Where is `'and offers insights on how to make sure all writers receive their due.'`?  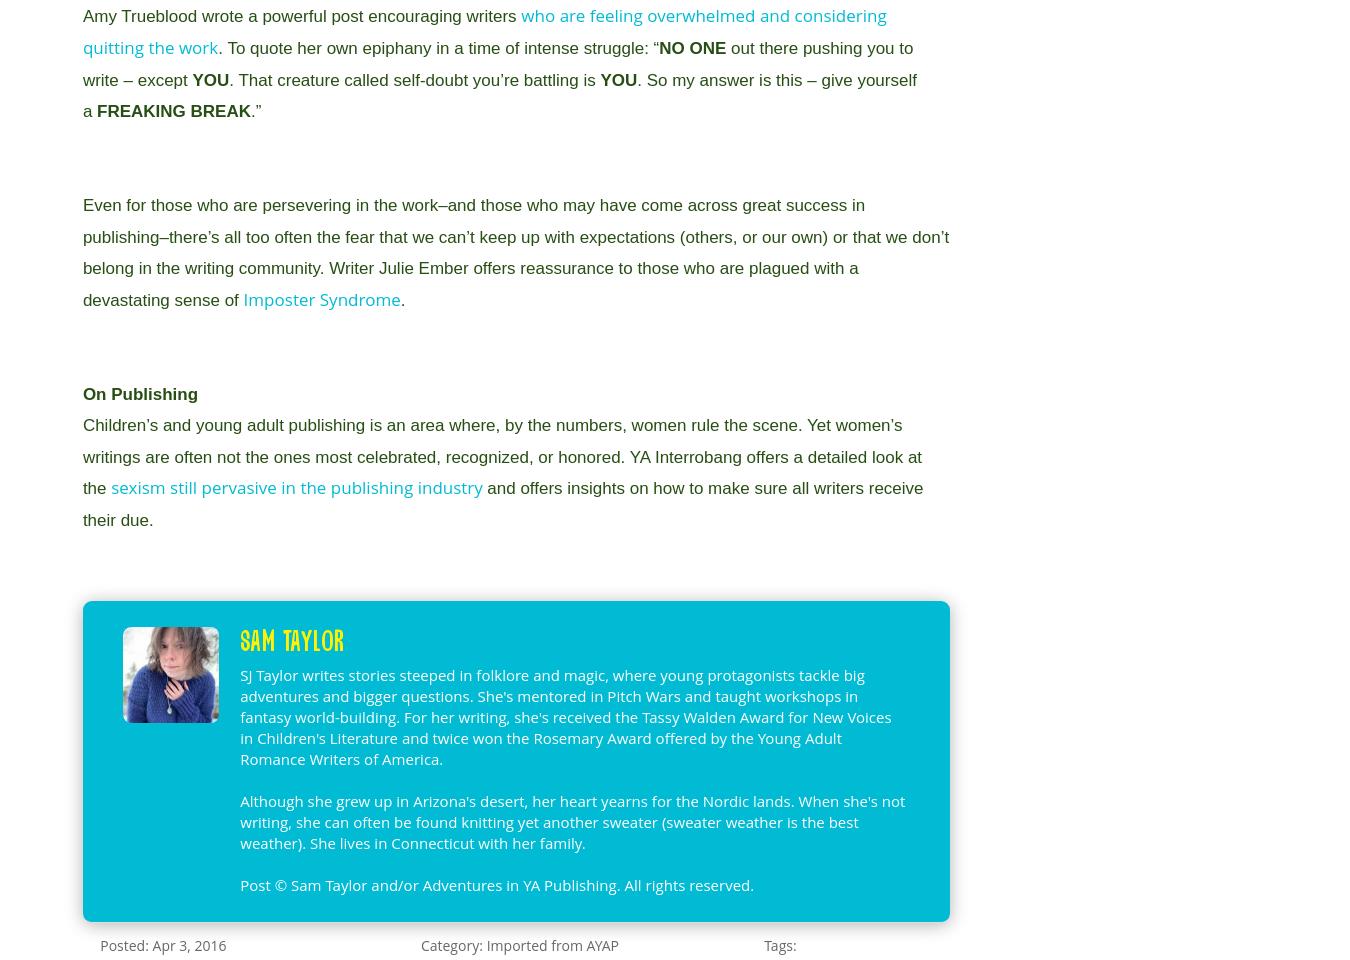
'and offers insights on how to make sure all writers receive their due.' is located at coordinates (501, 503).